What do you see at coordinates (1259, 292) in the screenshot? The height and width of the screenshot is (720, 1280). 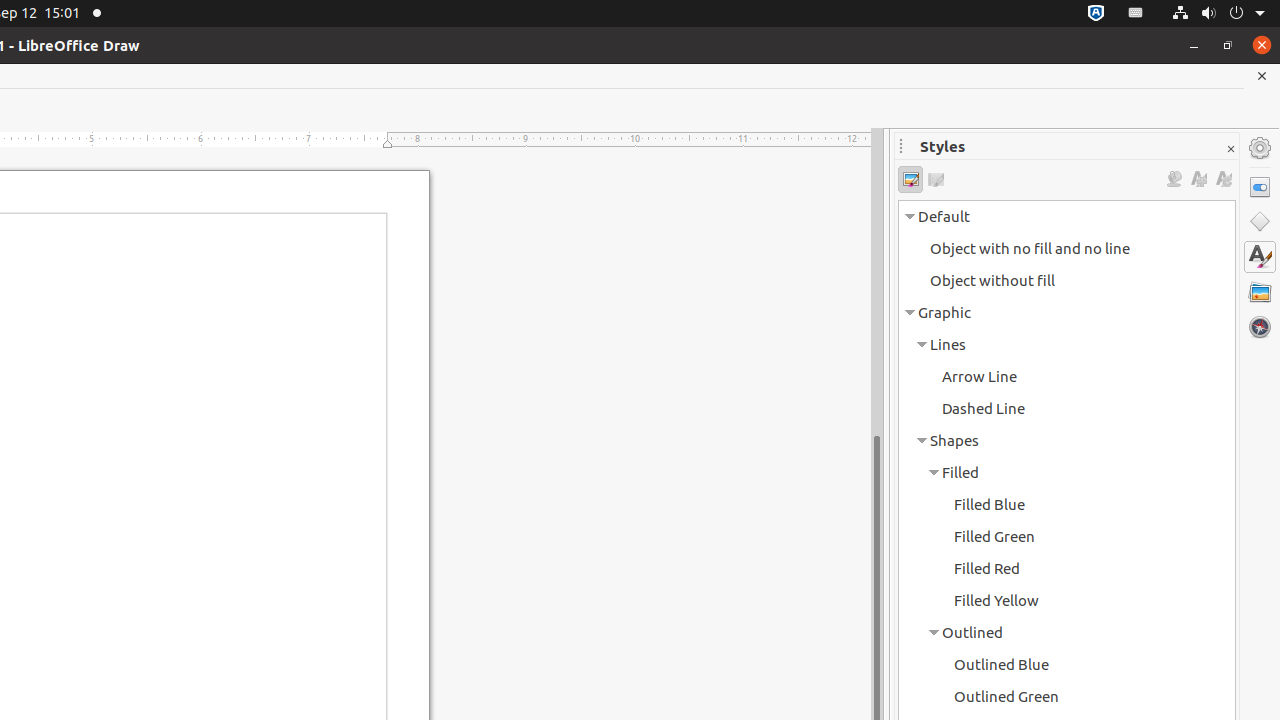 I see `'Gallery'` at bounding box center [1259, 292].